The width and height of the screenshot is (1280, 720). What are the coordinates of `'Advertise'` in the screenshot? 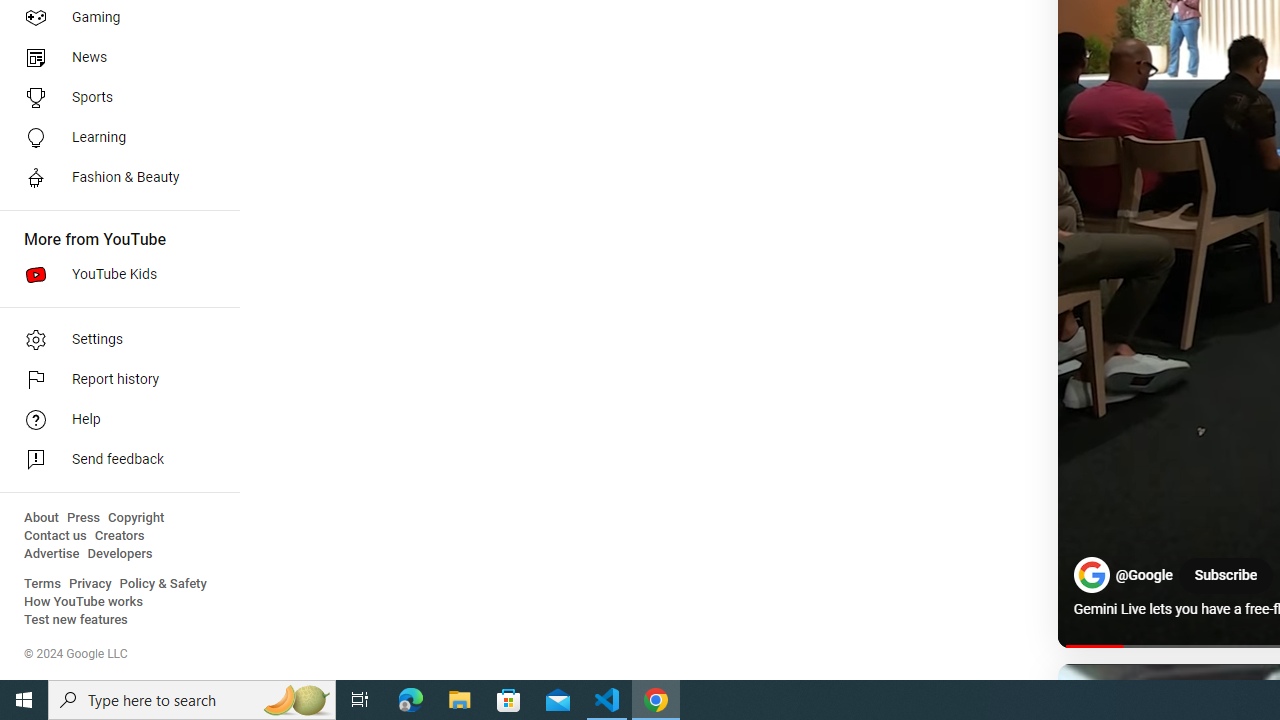 It's located at (51, 554).